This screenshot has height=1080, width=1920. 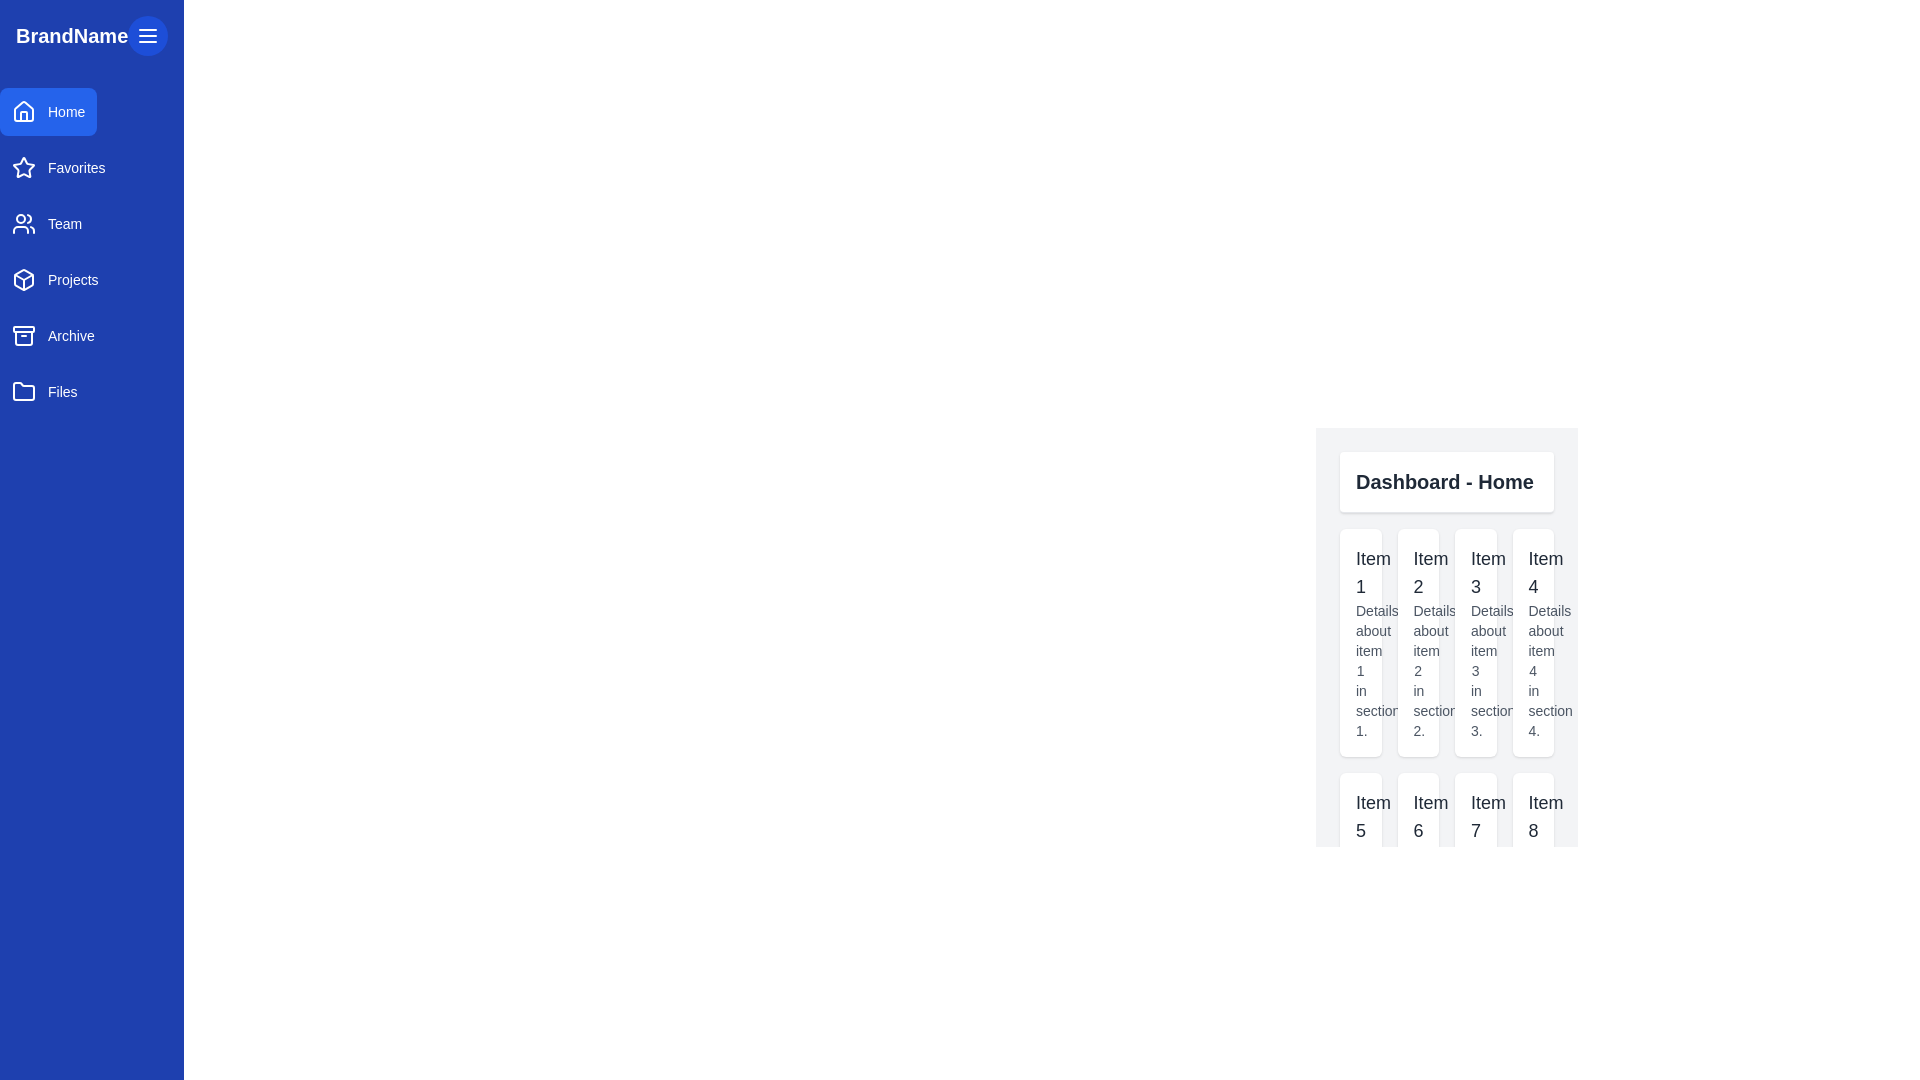 I want to click on the circular blue hamburger menu button located at the top-right corner of the interface, adjacent to the 'BrandName' text, so click(x=147, y=35).